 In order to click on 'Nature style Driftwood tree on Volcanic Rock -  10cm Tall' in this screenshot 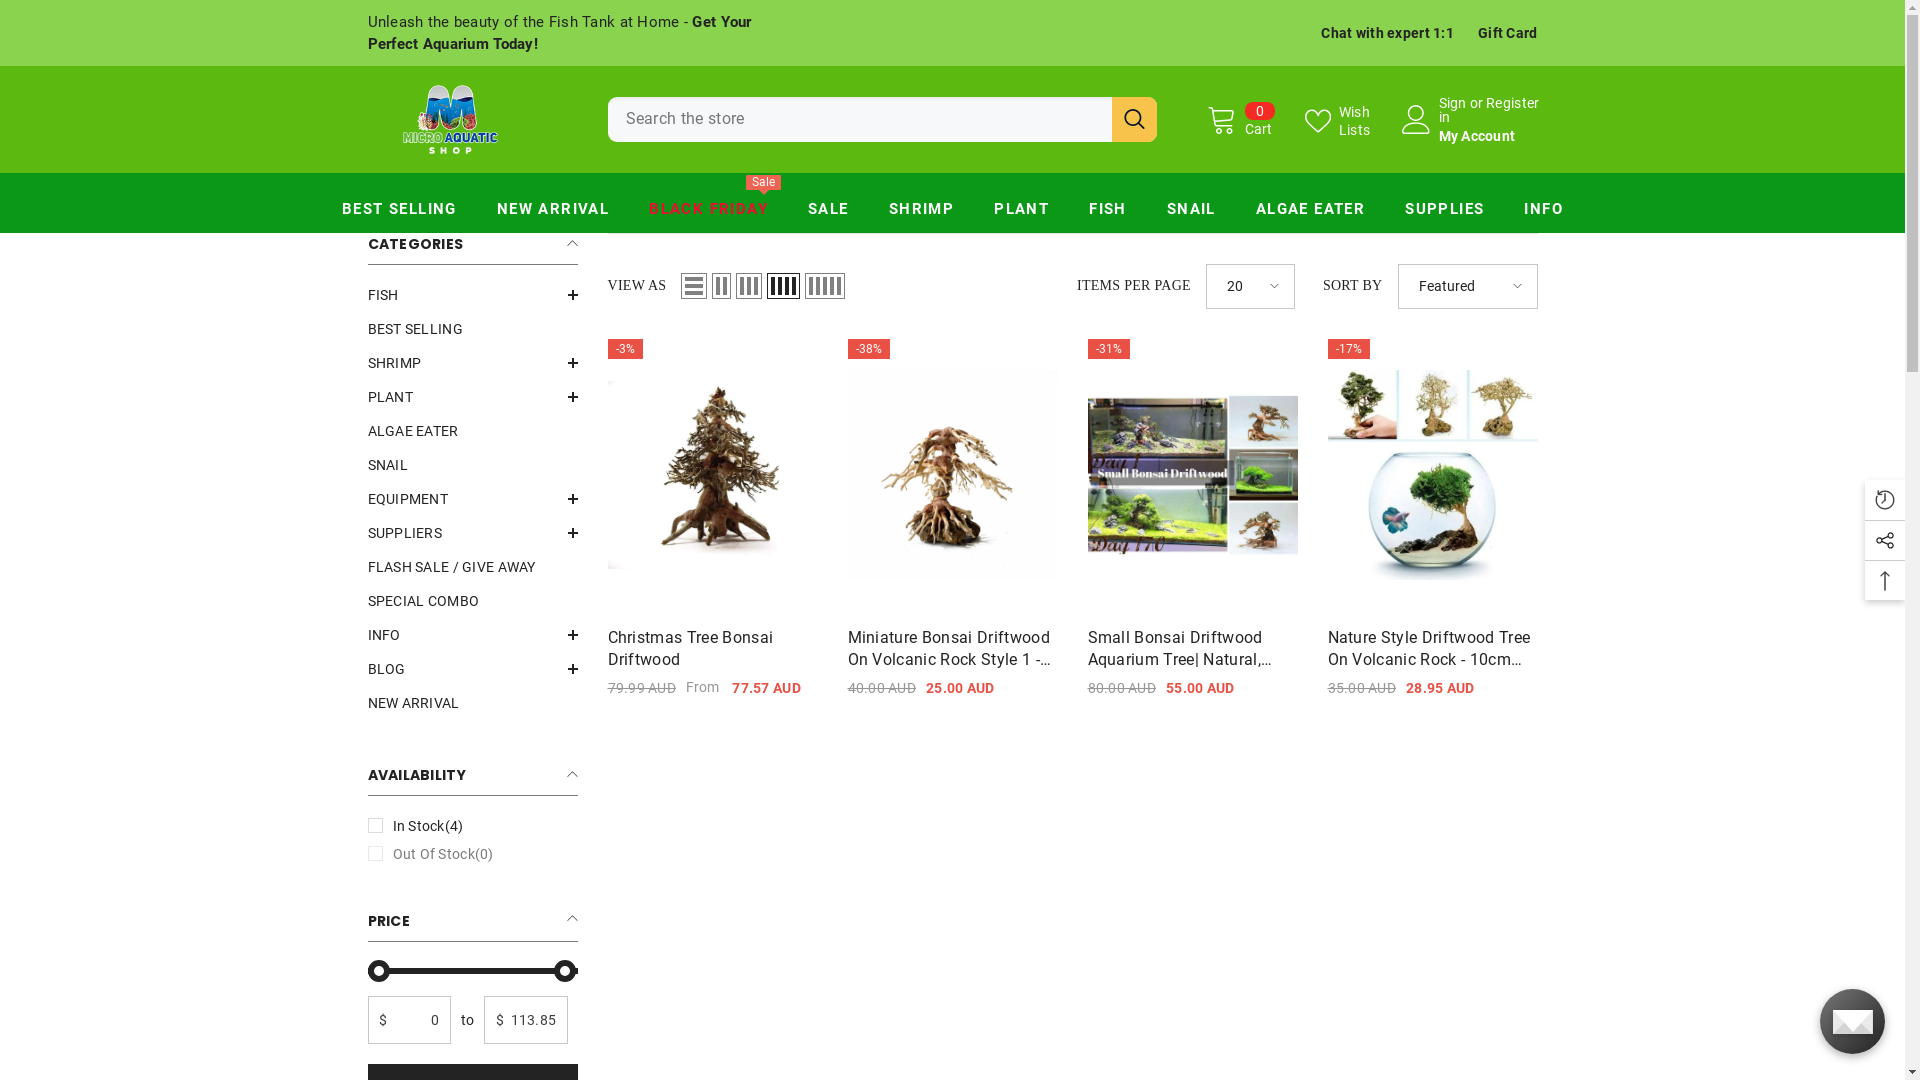, I will do `click(1432, 474)`.